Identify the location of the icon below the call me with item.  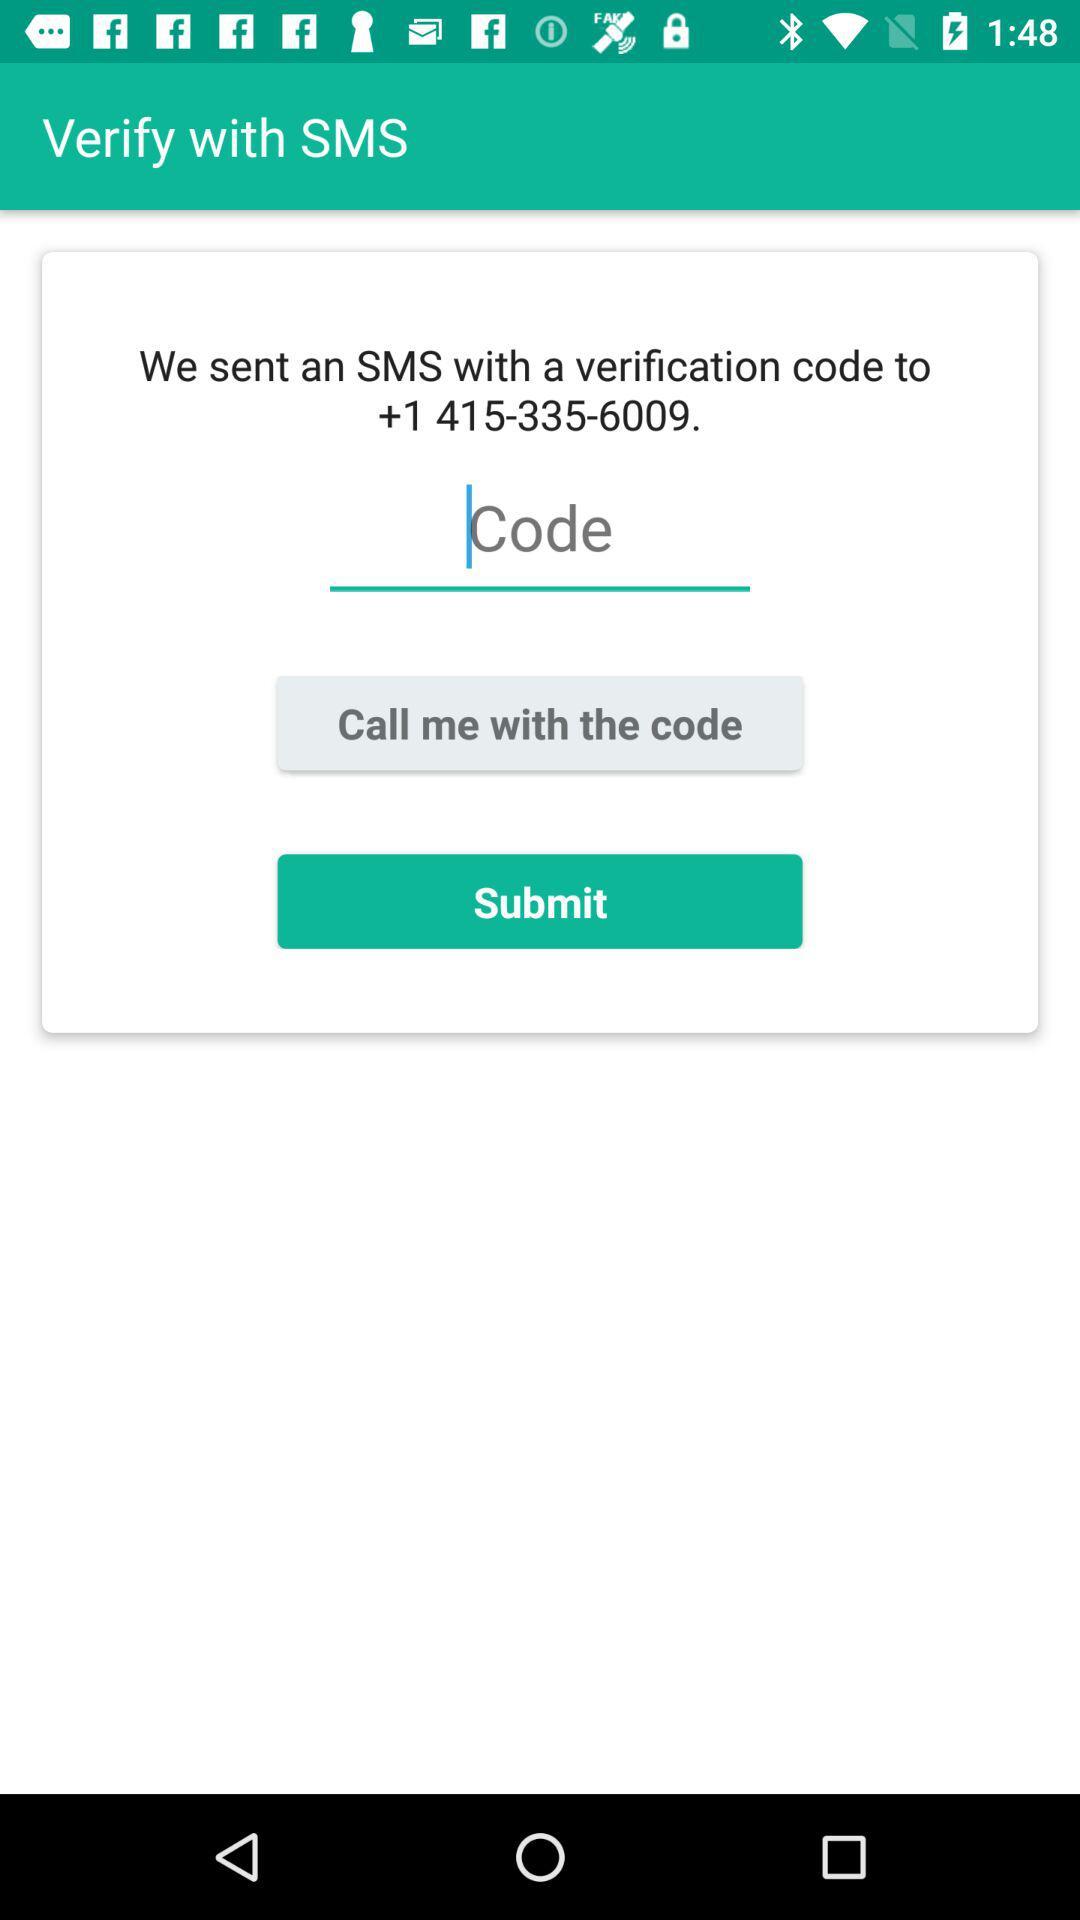
(540, 900).